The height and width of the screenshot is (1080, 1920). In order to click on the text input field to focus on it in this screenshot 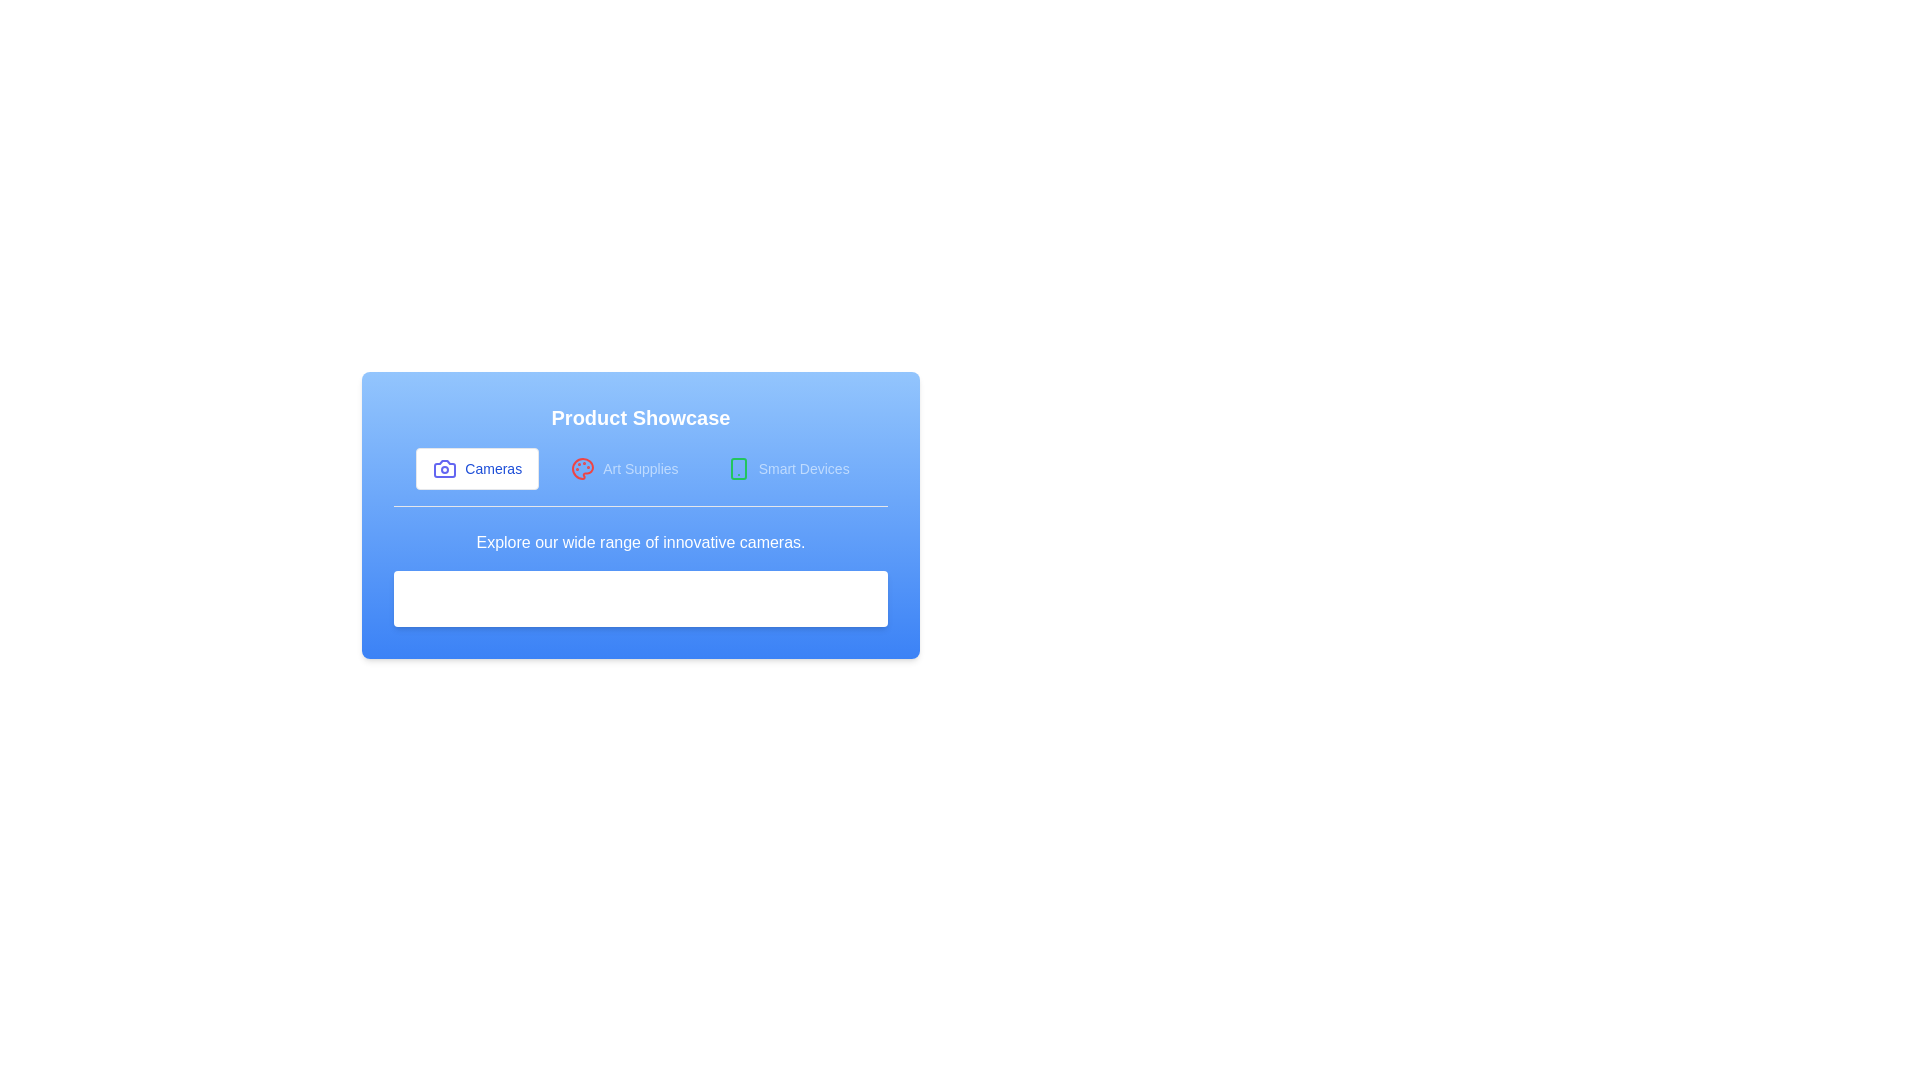, I will do `click(641, 597)`.